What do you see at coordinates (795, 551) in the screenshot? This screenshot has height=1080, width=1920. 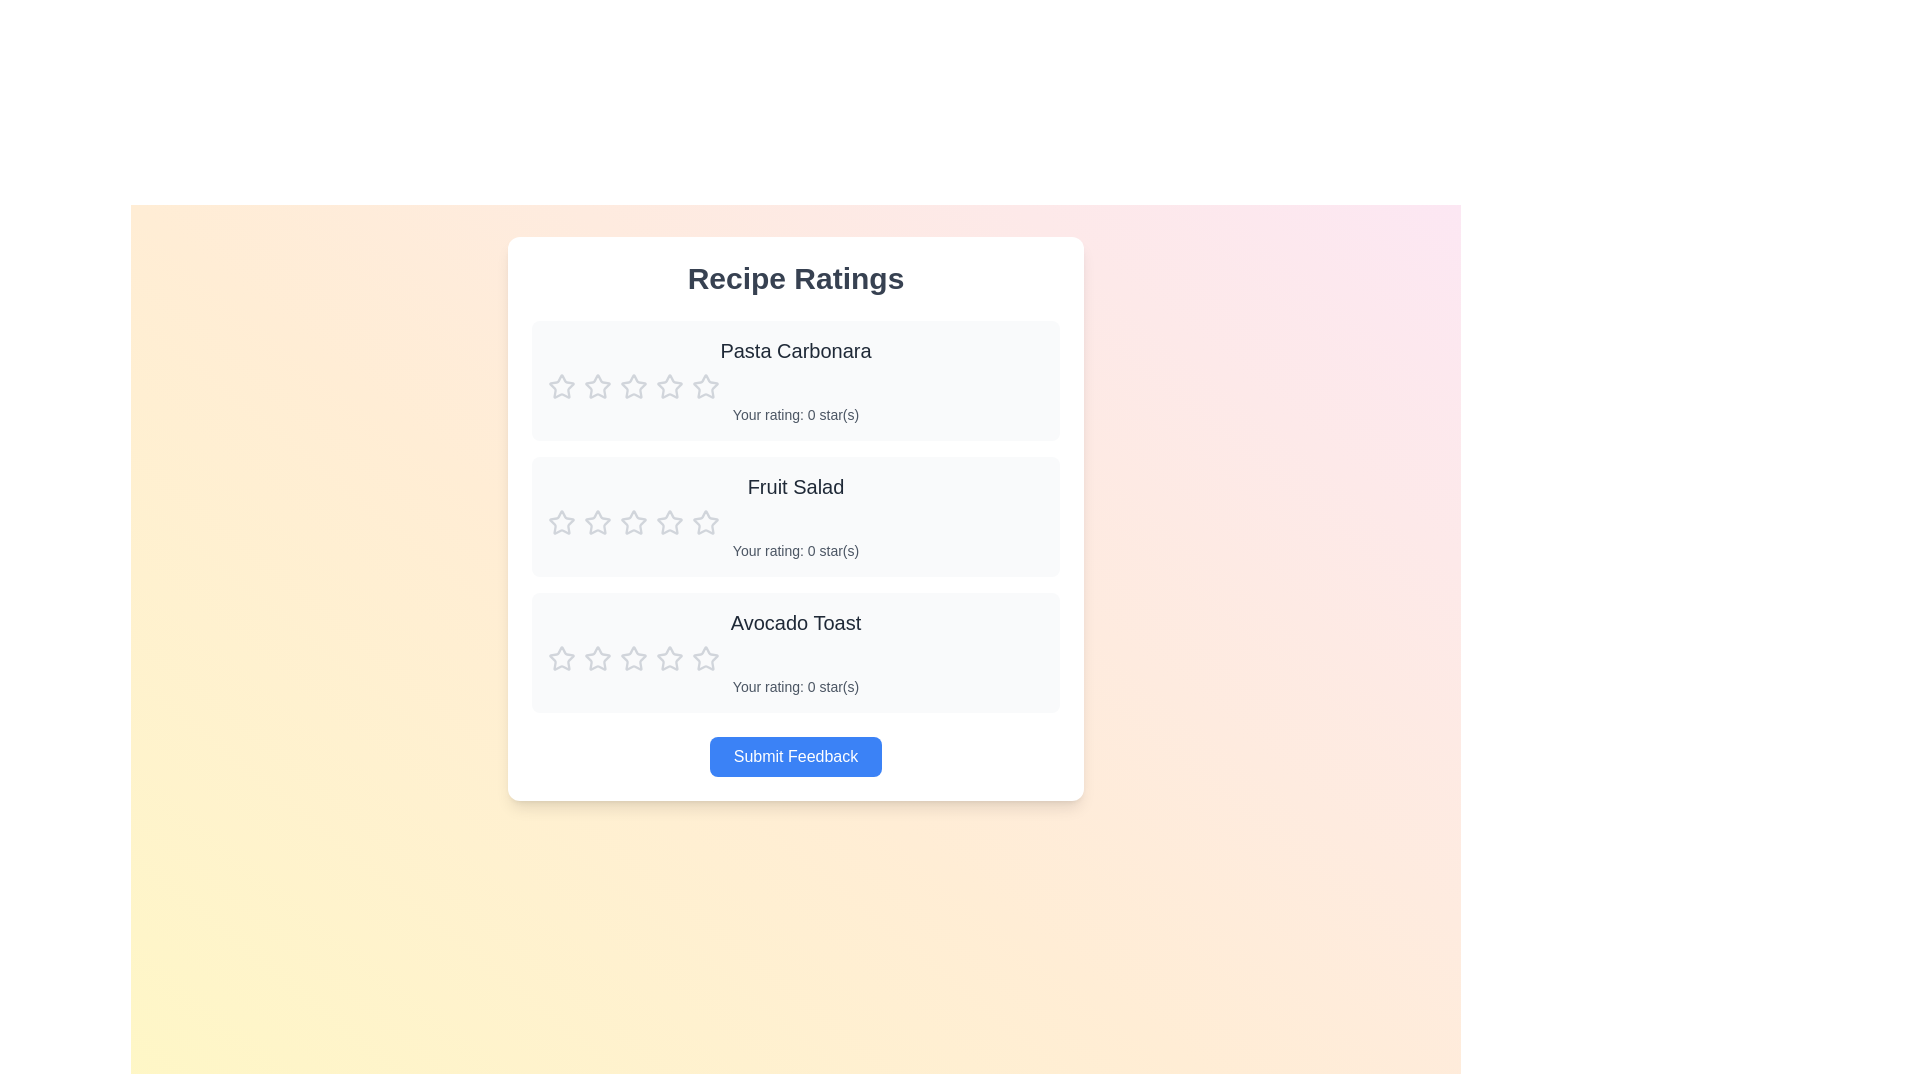 I see `text label displaying the current rating for the 'Fruit Salad' item, which is located below the 'Fruit Salad' title and the star rating widget` at bounding box center [795, 551].